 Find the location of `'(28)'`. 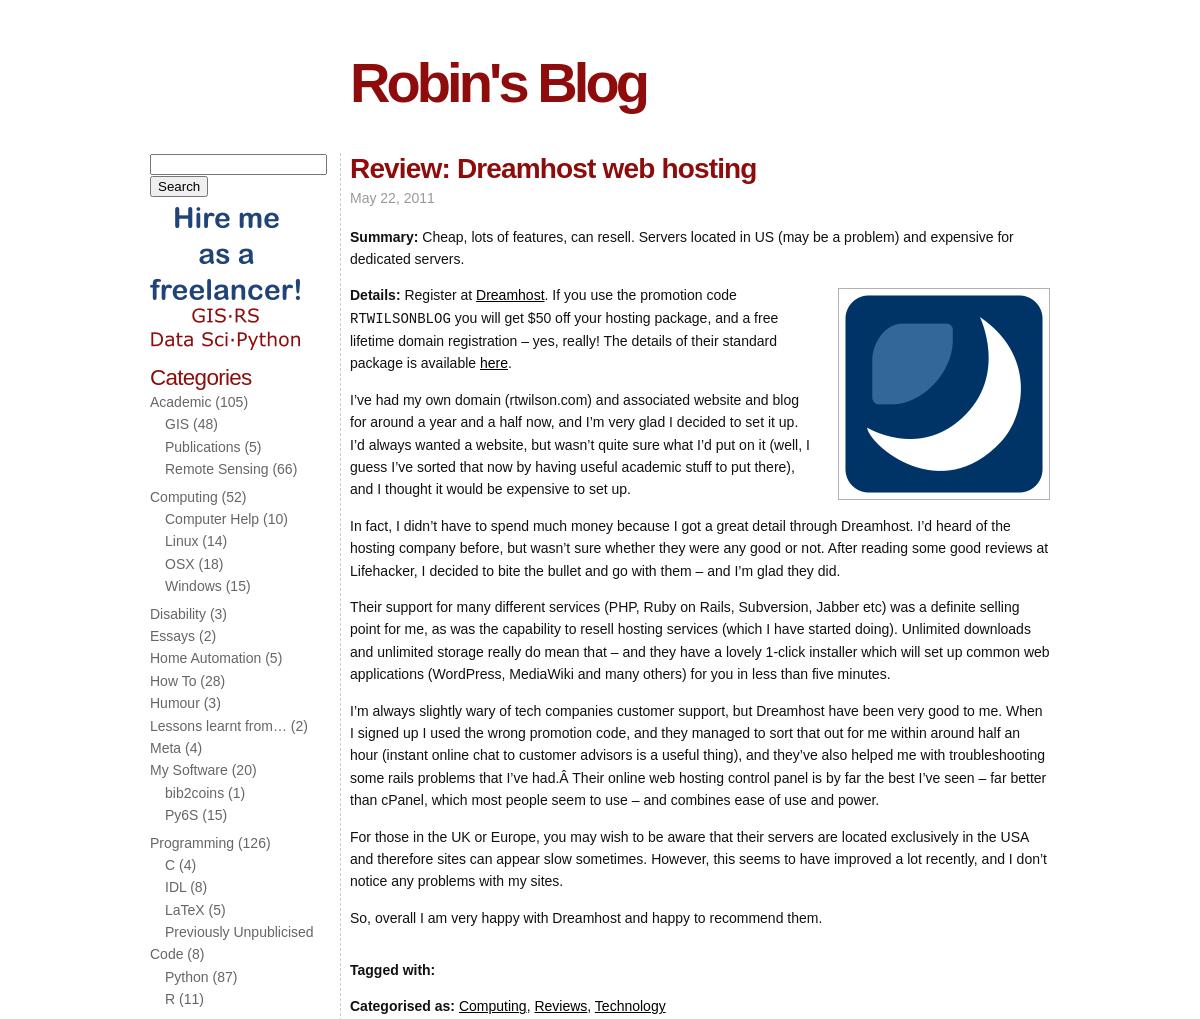

'(28)' is located at coordinates (194, 678).